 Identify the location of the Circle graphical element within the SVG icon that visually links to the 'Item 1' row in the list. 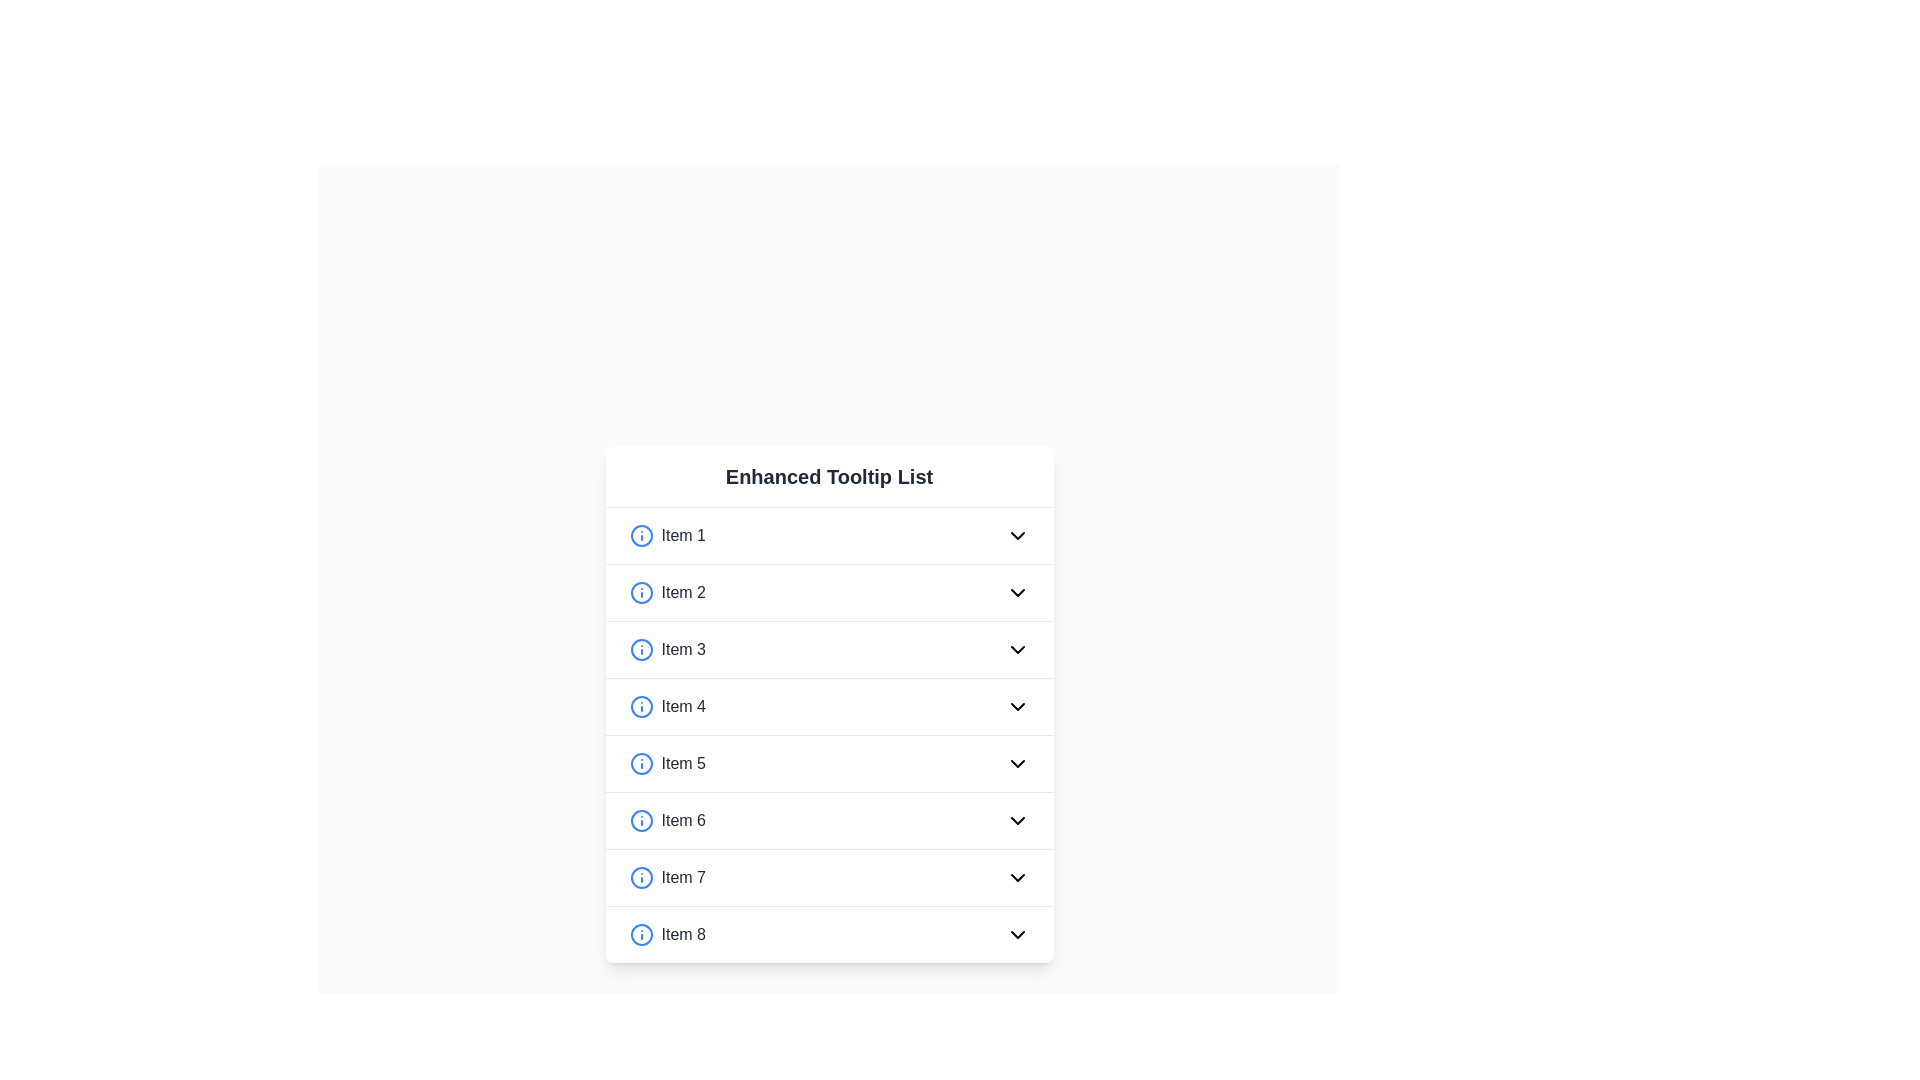
(641, 535).